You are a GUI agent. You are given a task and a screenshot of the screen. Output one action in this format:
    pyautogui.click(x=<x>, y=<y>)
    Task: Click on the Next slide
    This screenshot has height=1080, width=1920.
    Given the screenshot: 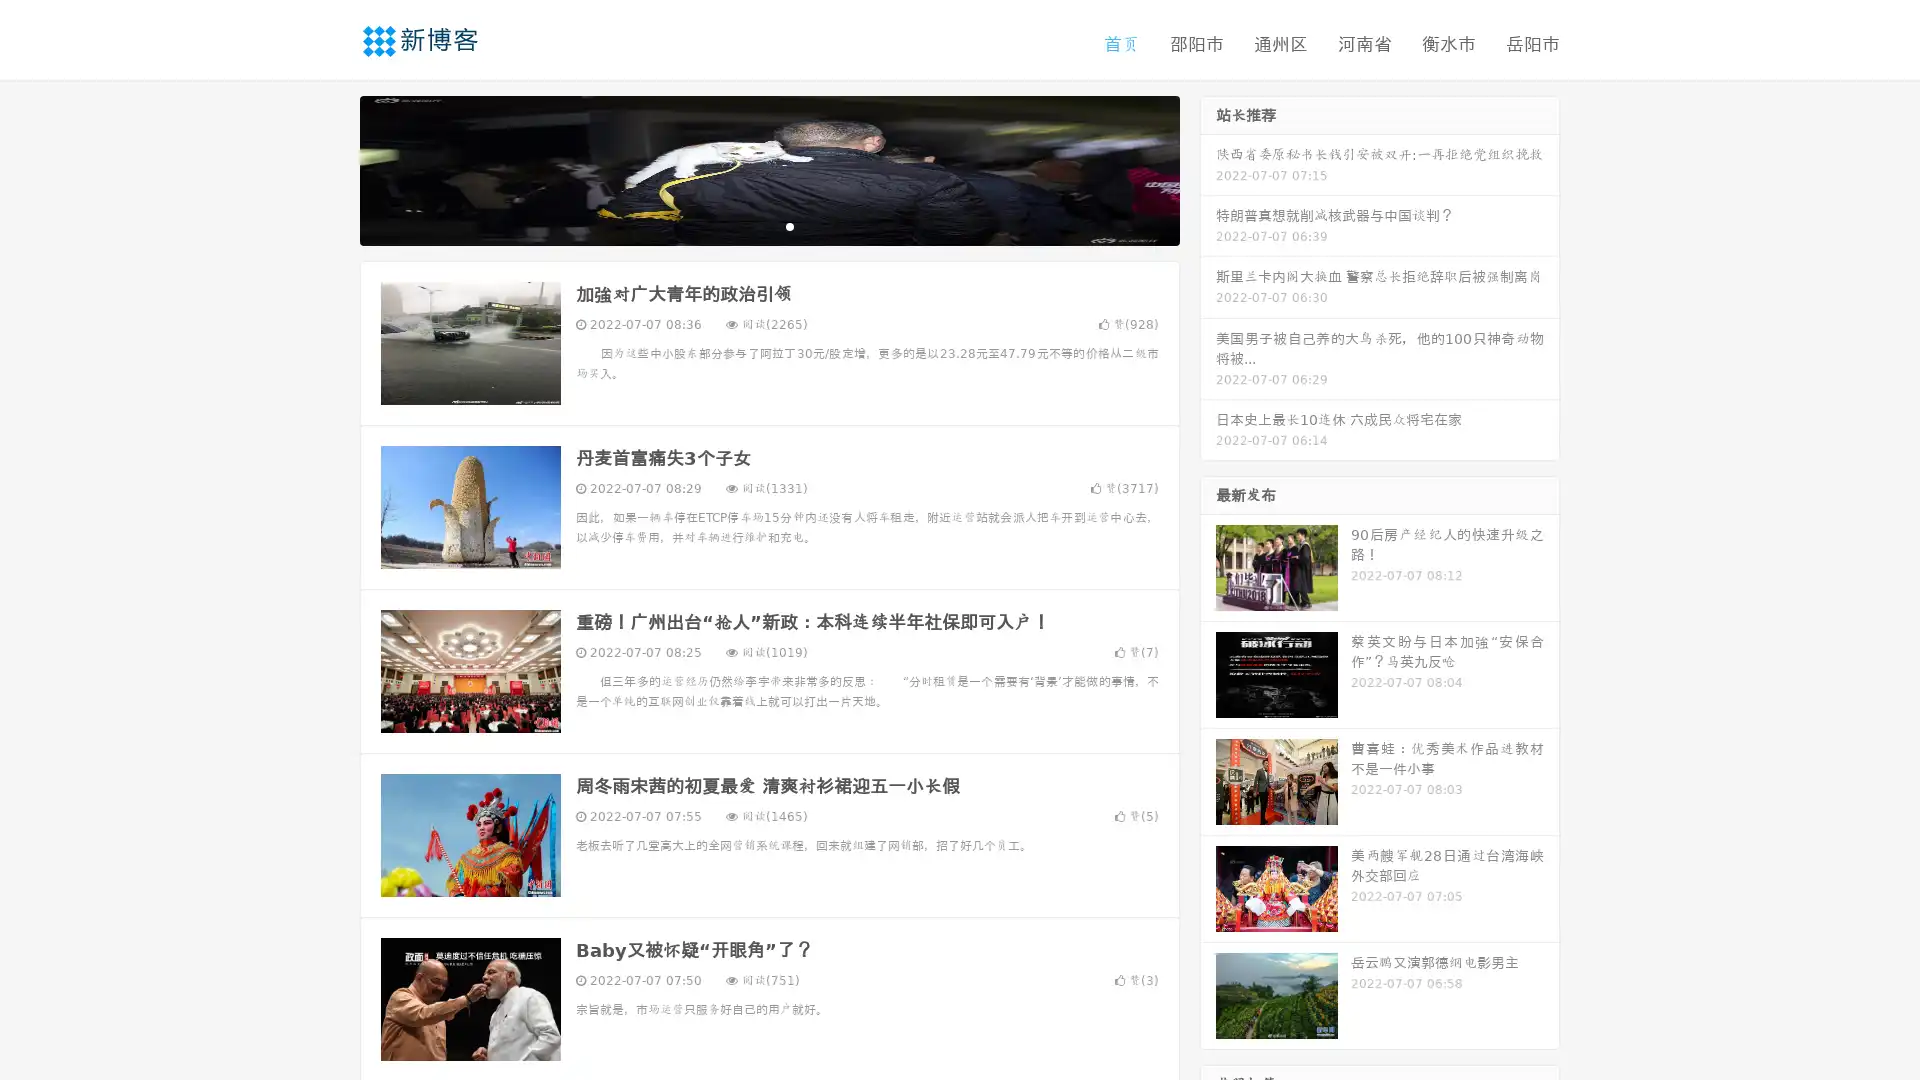 What is the action you would take?
    pyautogui.click(x=1208, y=168)
    